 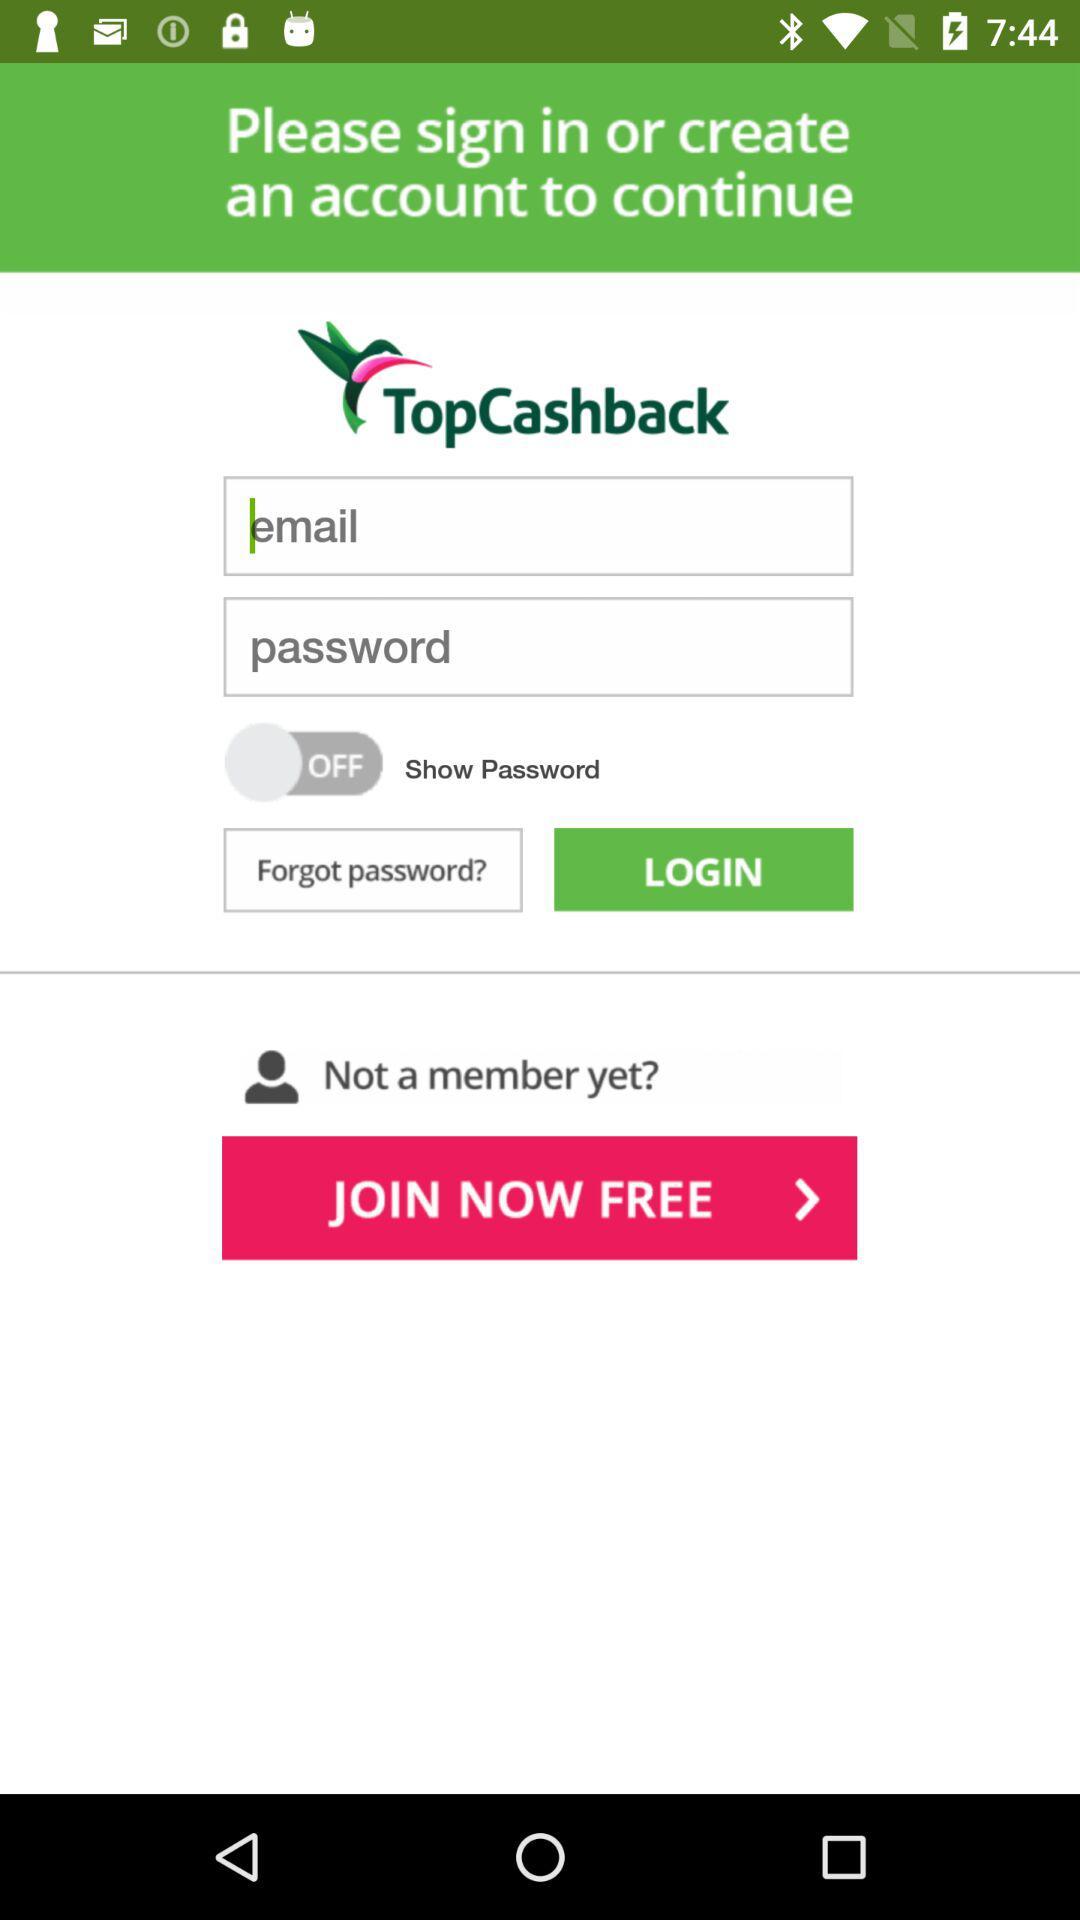 I want to click on password display, so click(x=303, y=761).